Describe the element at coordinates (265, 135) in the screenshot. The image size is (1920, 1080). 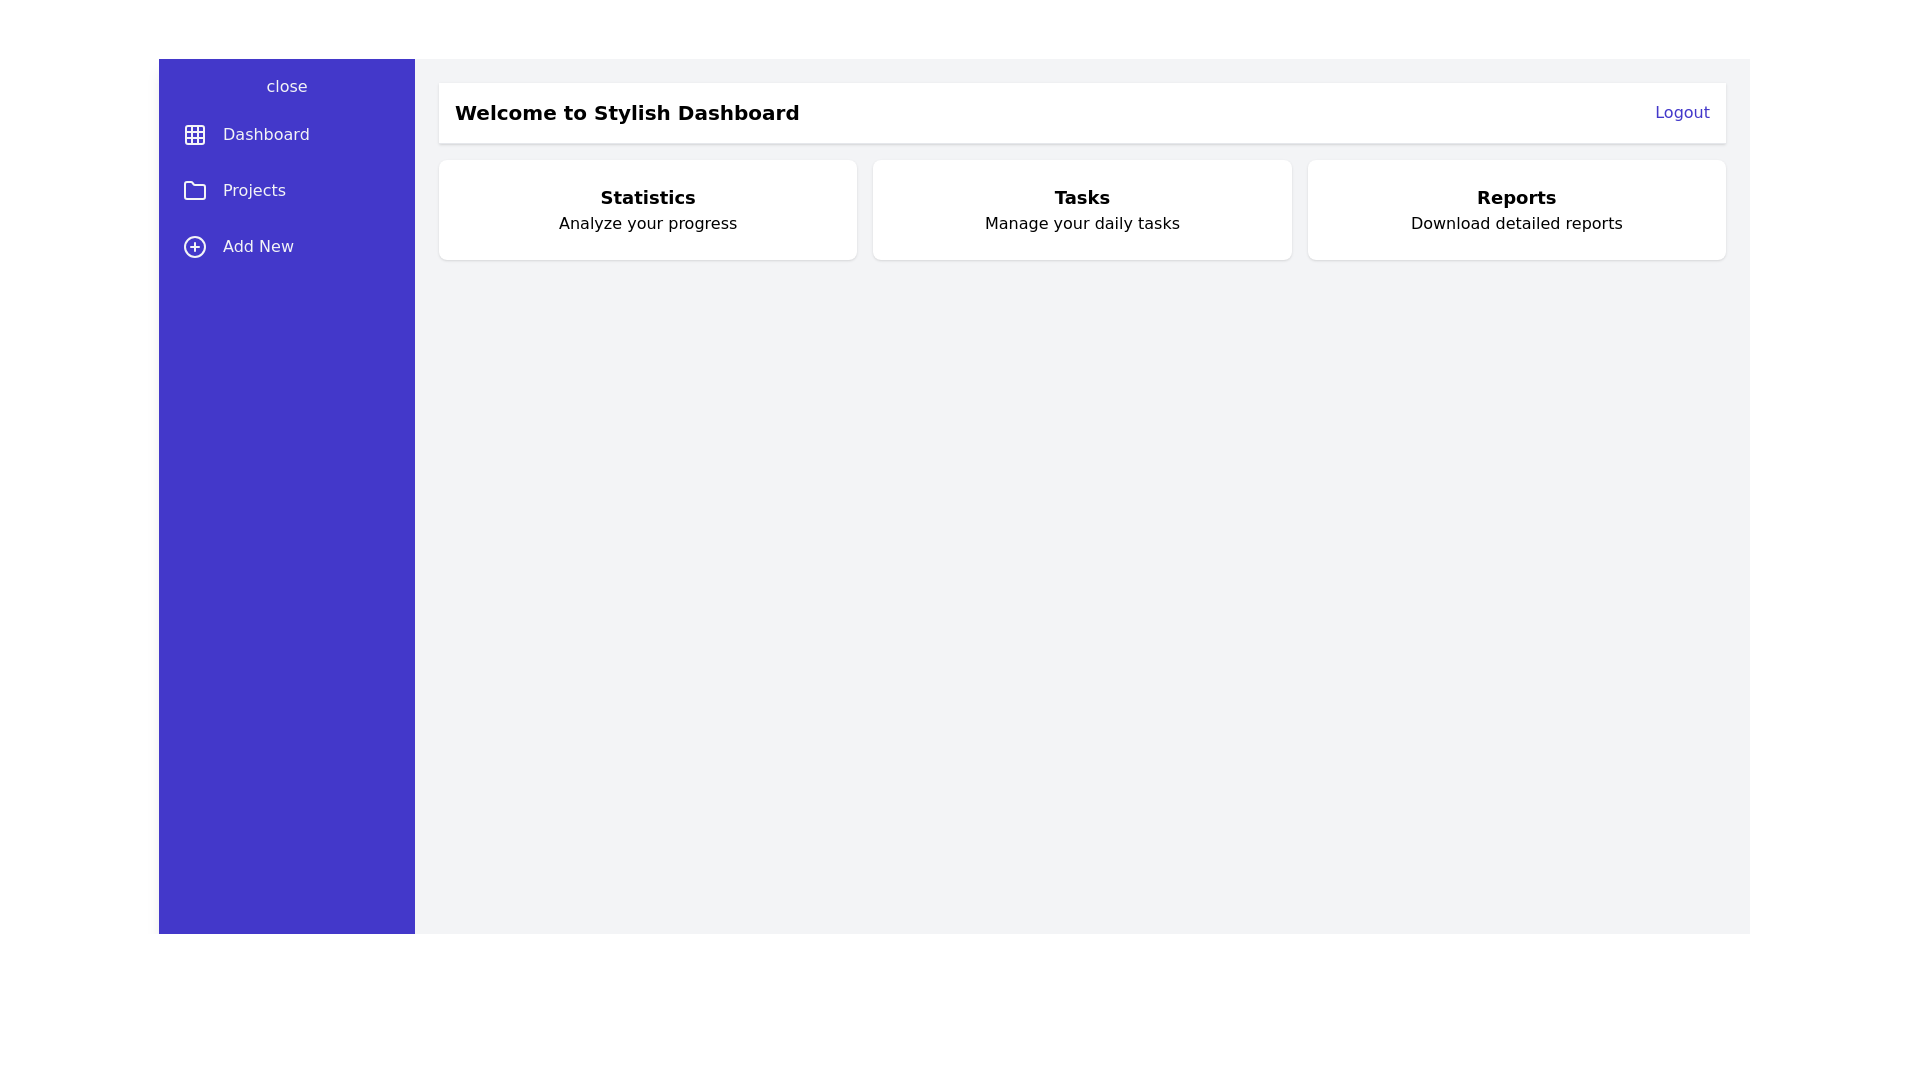
I see `the first text label in the vertical navigation panel, which serves as a label for the menu item that navigates to the dashboard view` at that location.